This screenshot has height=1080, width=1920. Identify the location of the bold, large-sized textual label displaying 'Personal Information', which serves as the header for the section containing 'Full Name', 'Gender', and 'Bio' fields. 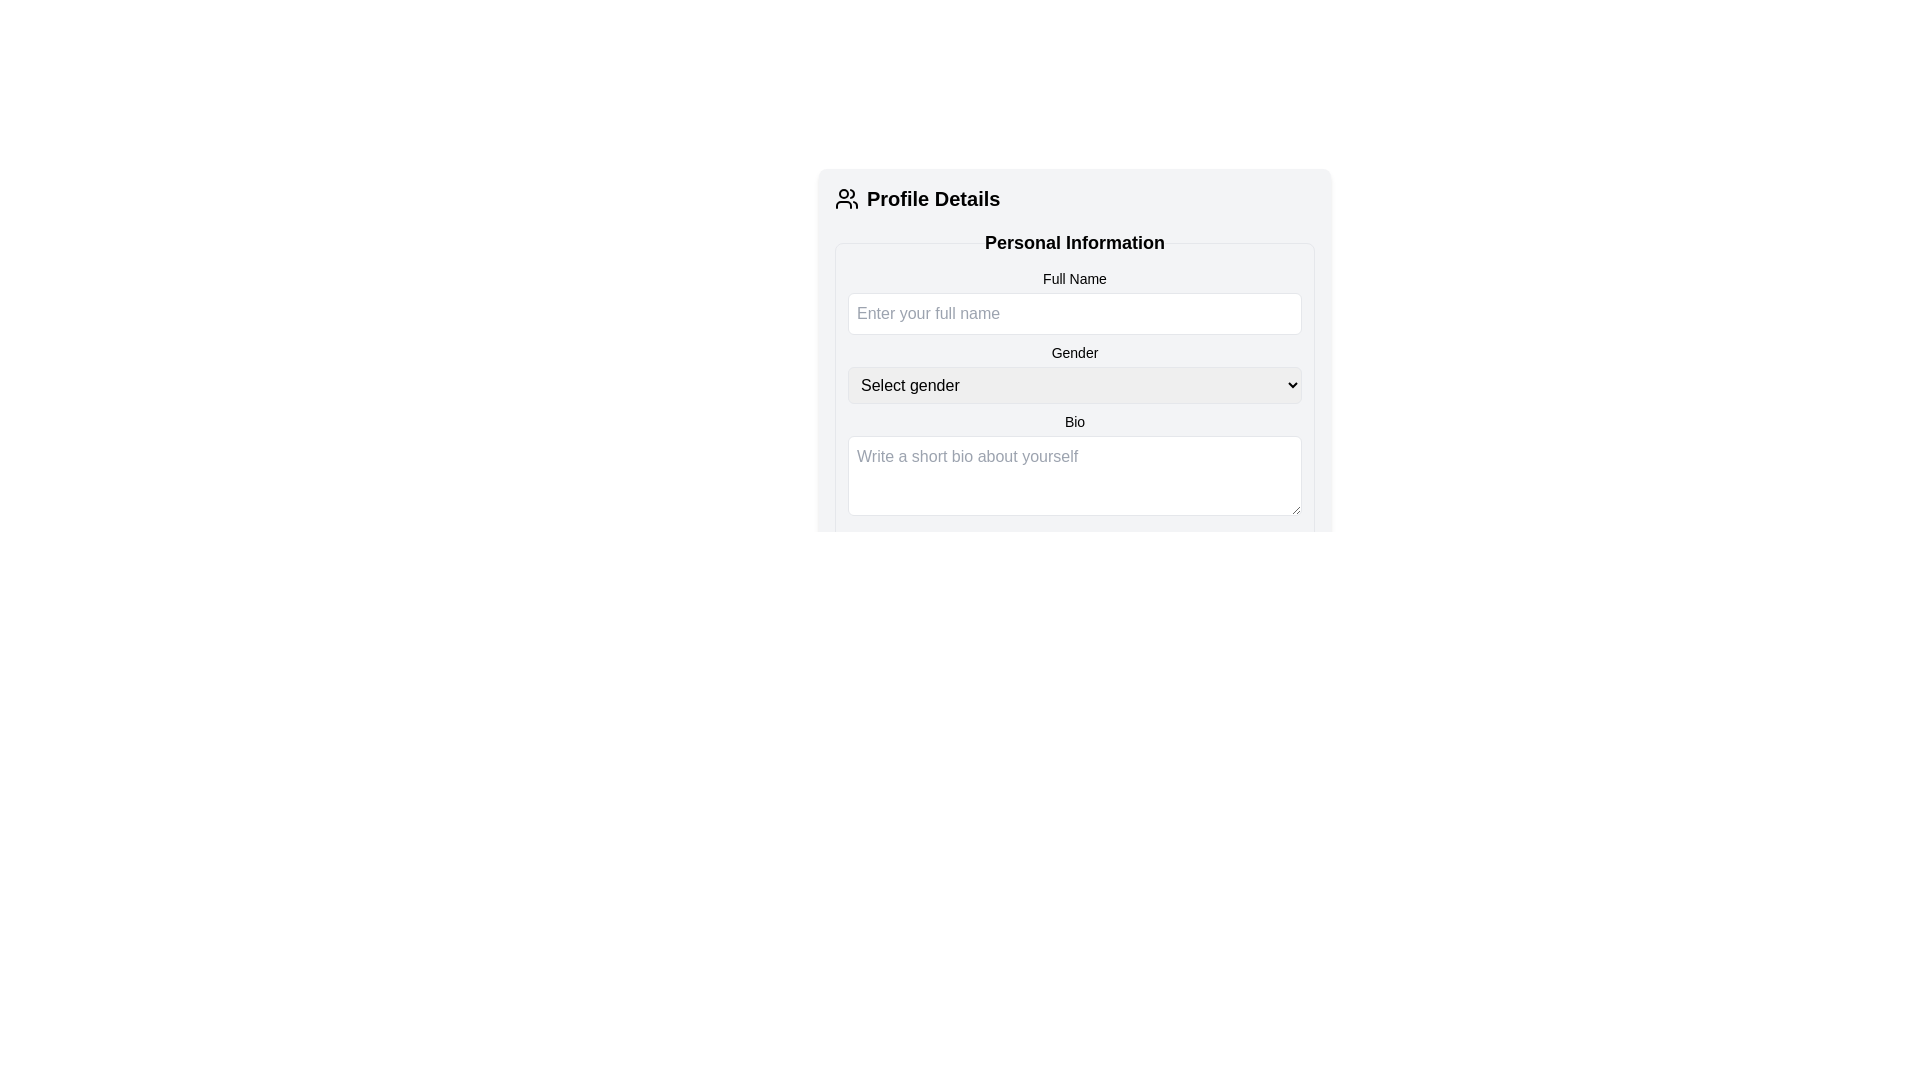
(1074, 242).